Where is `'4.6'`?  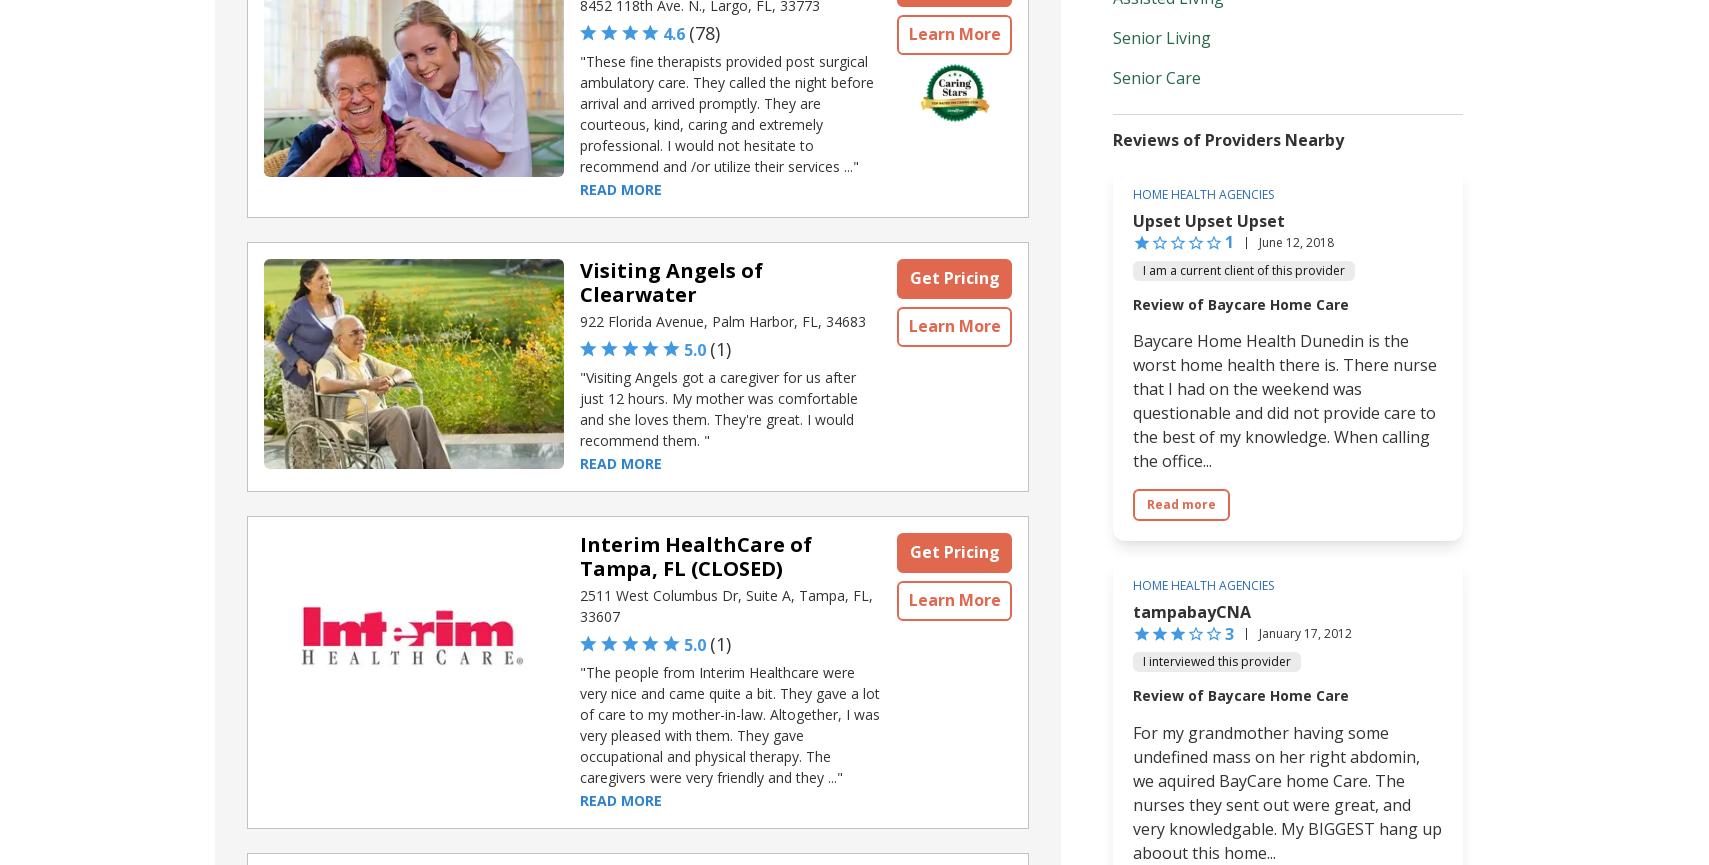 '4.6' is located at coordinates (672, 33).